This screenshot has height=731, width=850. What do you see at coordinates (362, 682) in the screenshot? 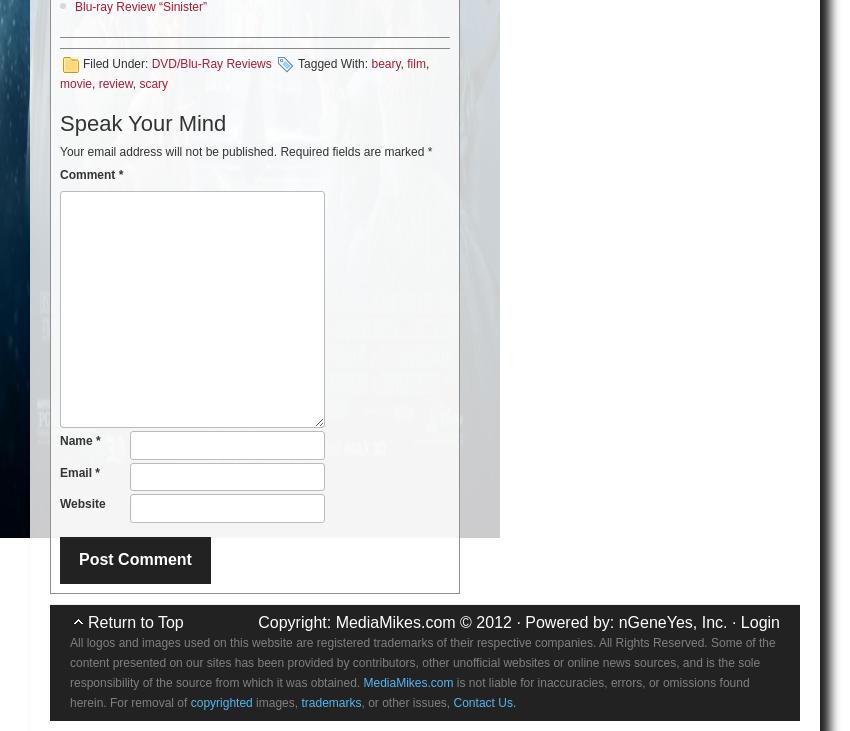
I see `'MediaMikes.com'` at bounding box center [362, 682].